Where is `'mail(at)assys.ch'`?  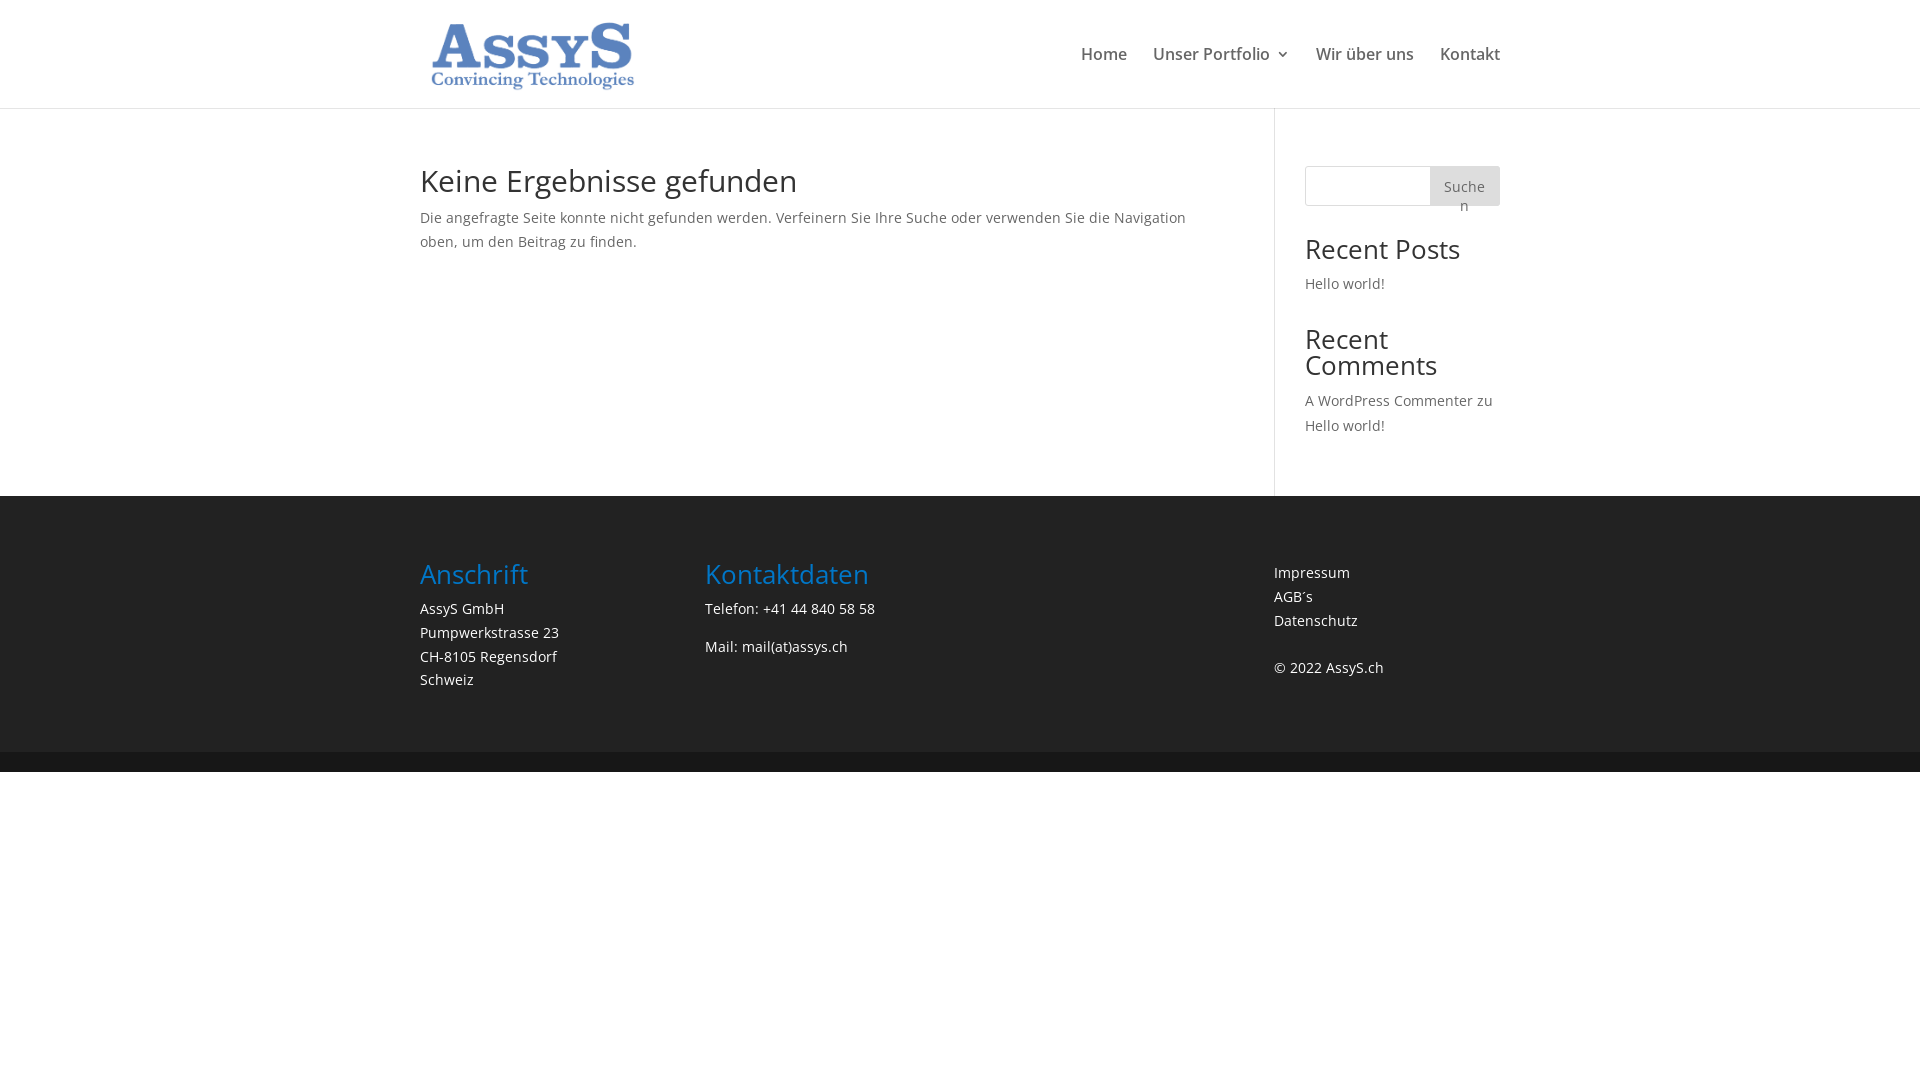 'mail(at)assys.ch' is located at coordinates (794, 646).